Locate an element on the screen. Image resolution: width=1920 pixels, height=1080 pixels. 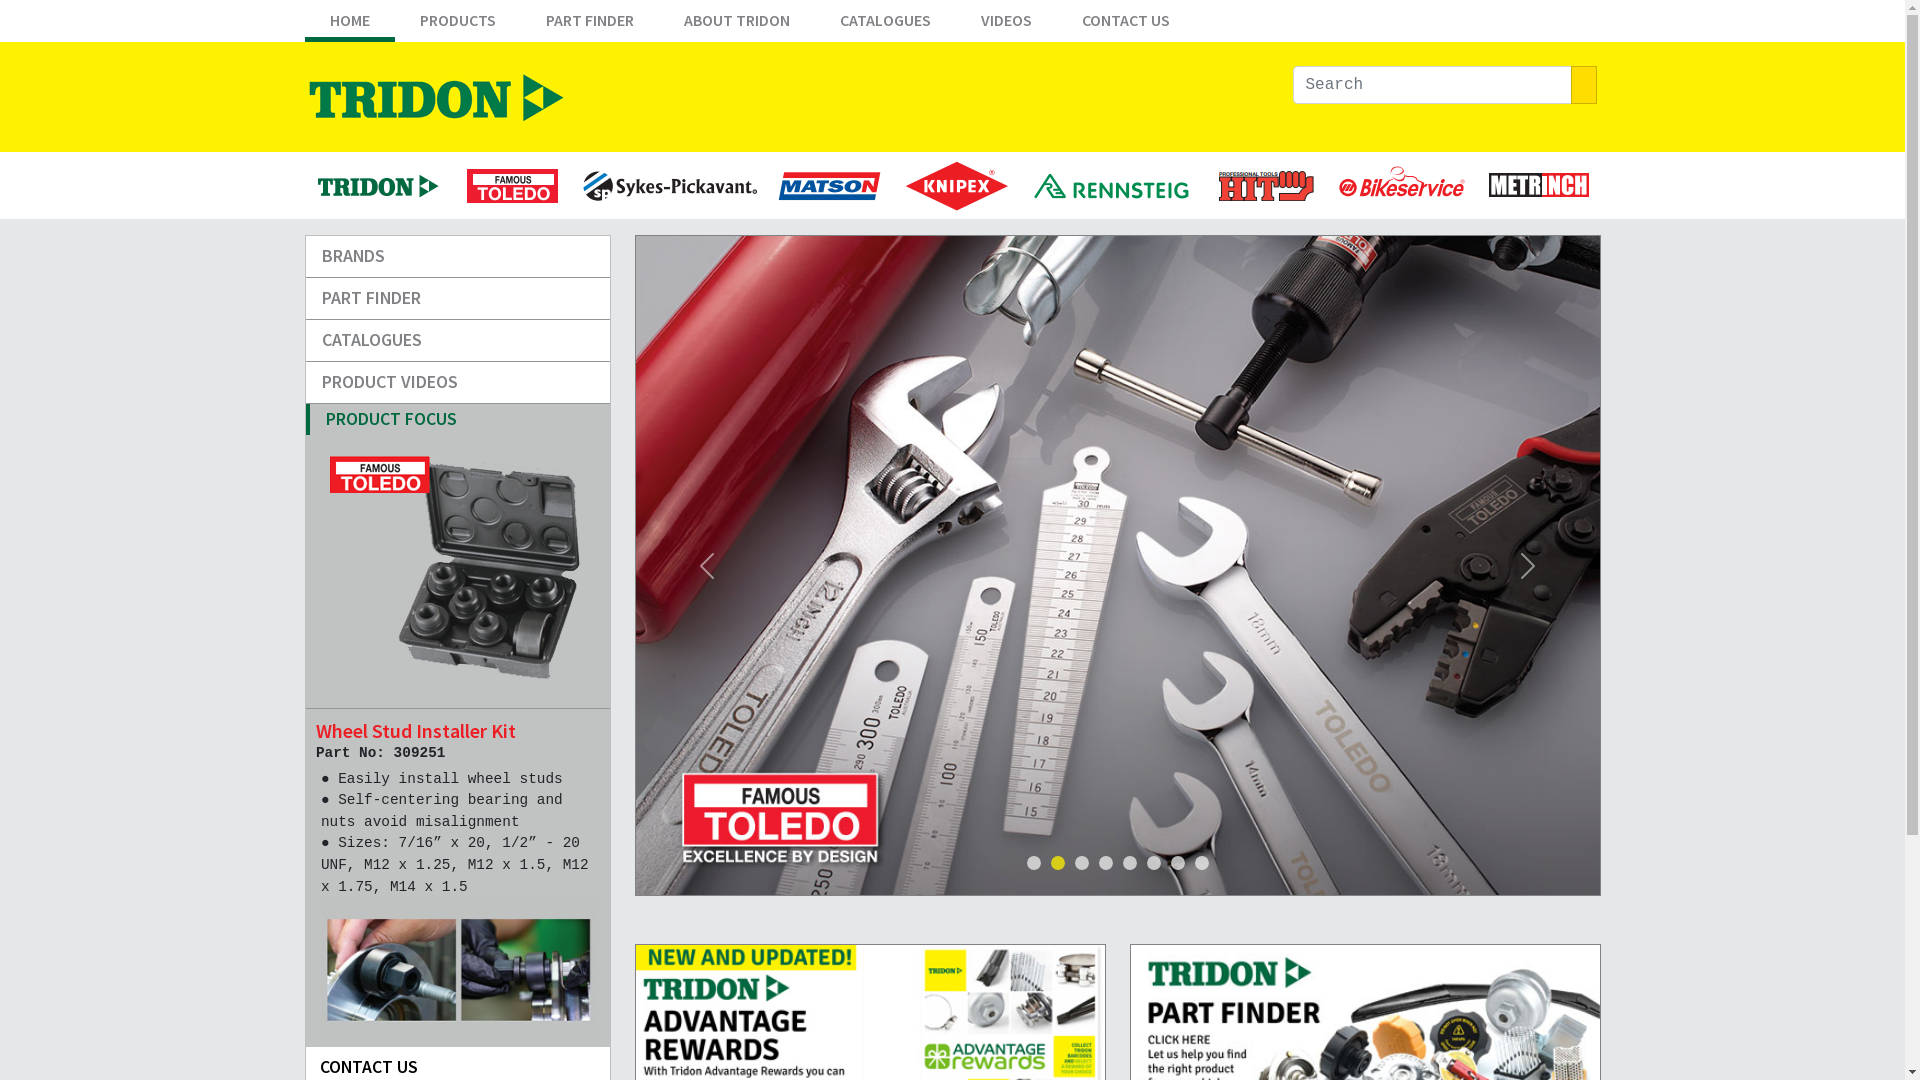
'PART FINDER' is located at coordinates (519, 24).